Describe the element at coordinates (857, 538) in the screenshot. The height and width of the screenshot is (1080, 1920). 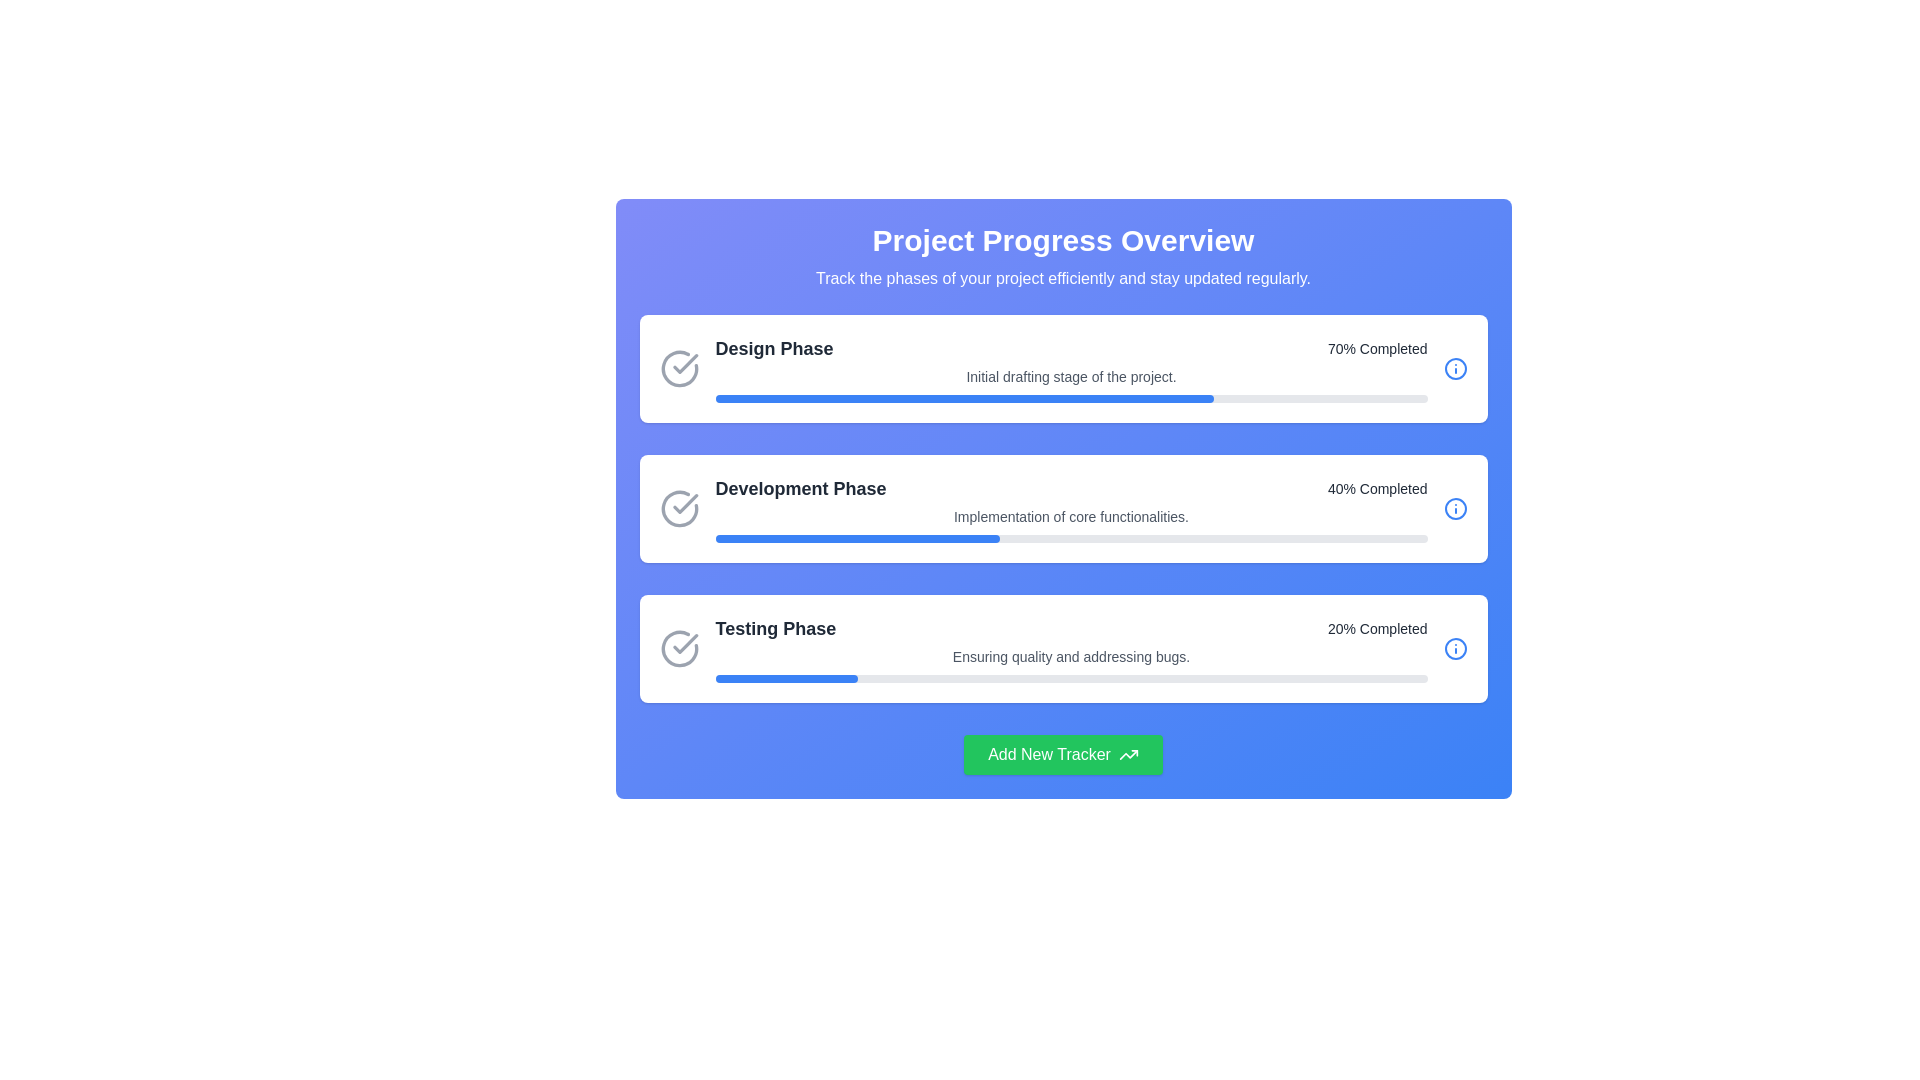
I see `the progress bar segment representing the completion percentage for the 'Development Phase' of the project` at that location.